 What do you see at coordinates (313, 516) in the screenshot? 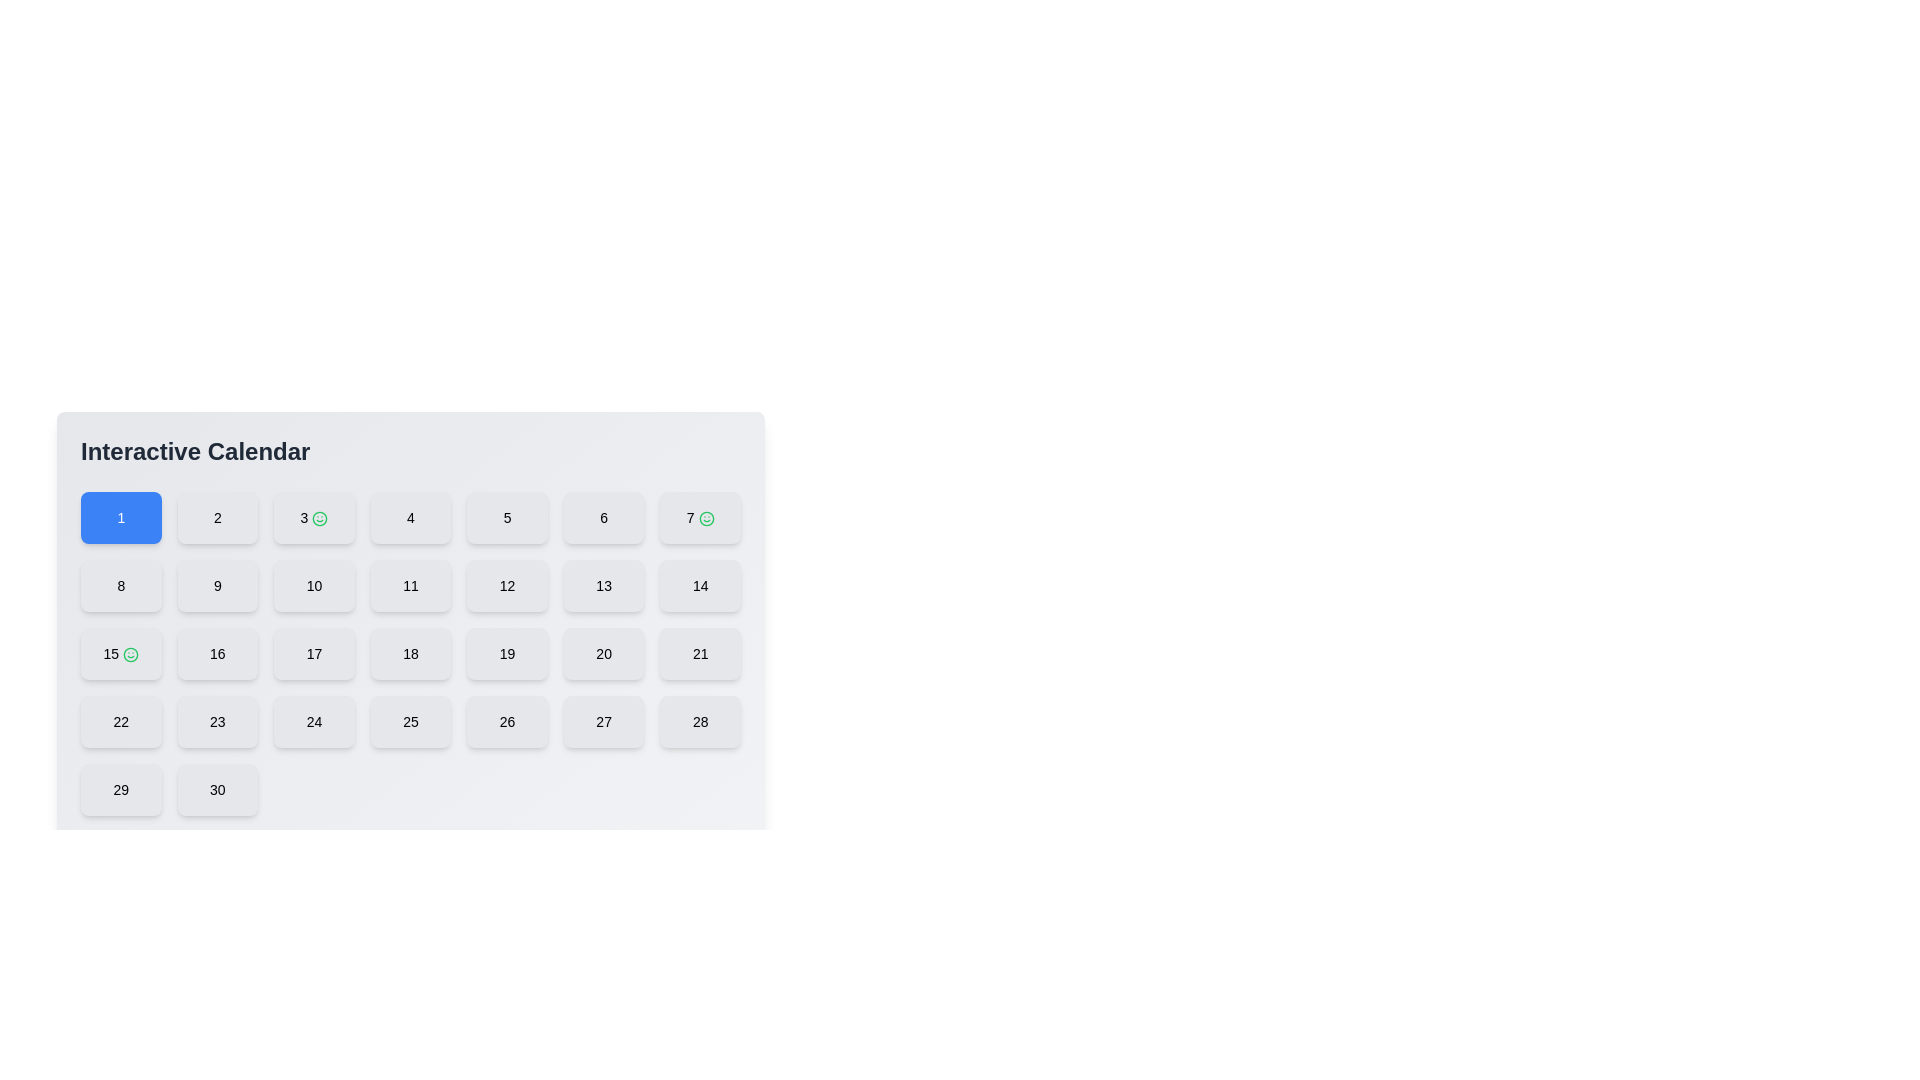
I see `the button containing the number '3' and a small green smiley face icon` at bounding box center [313, 516].